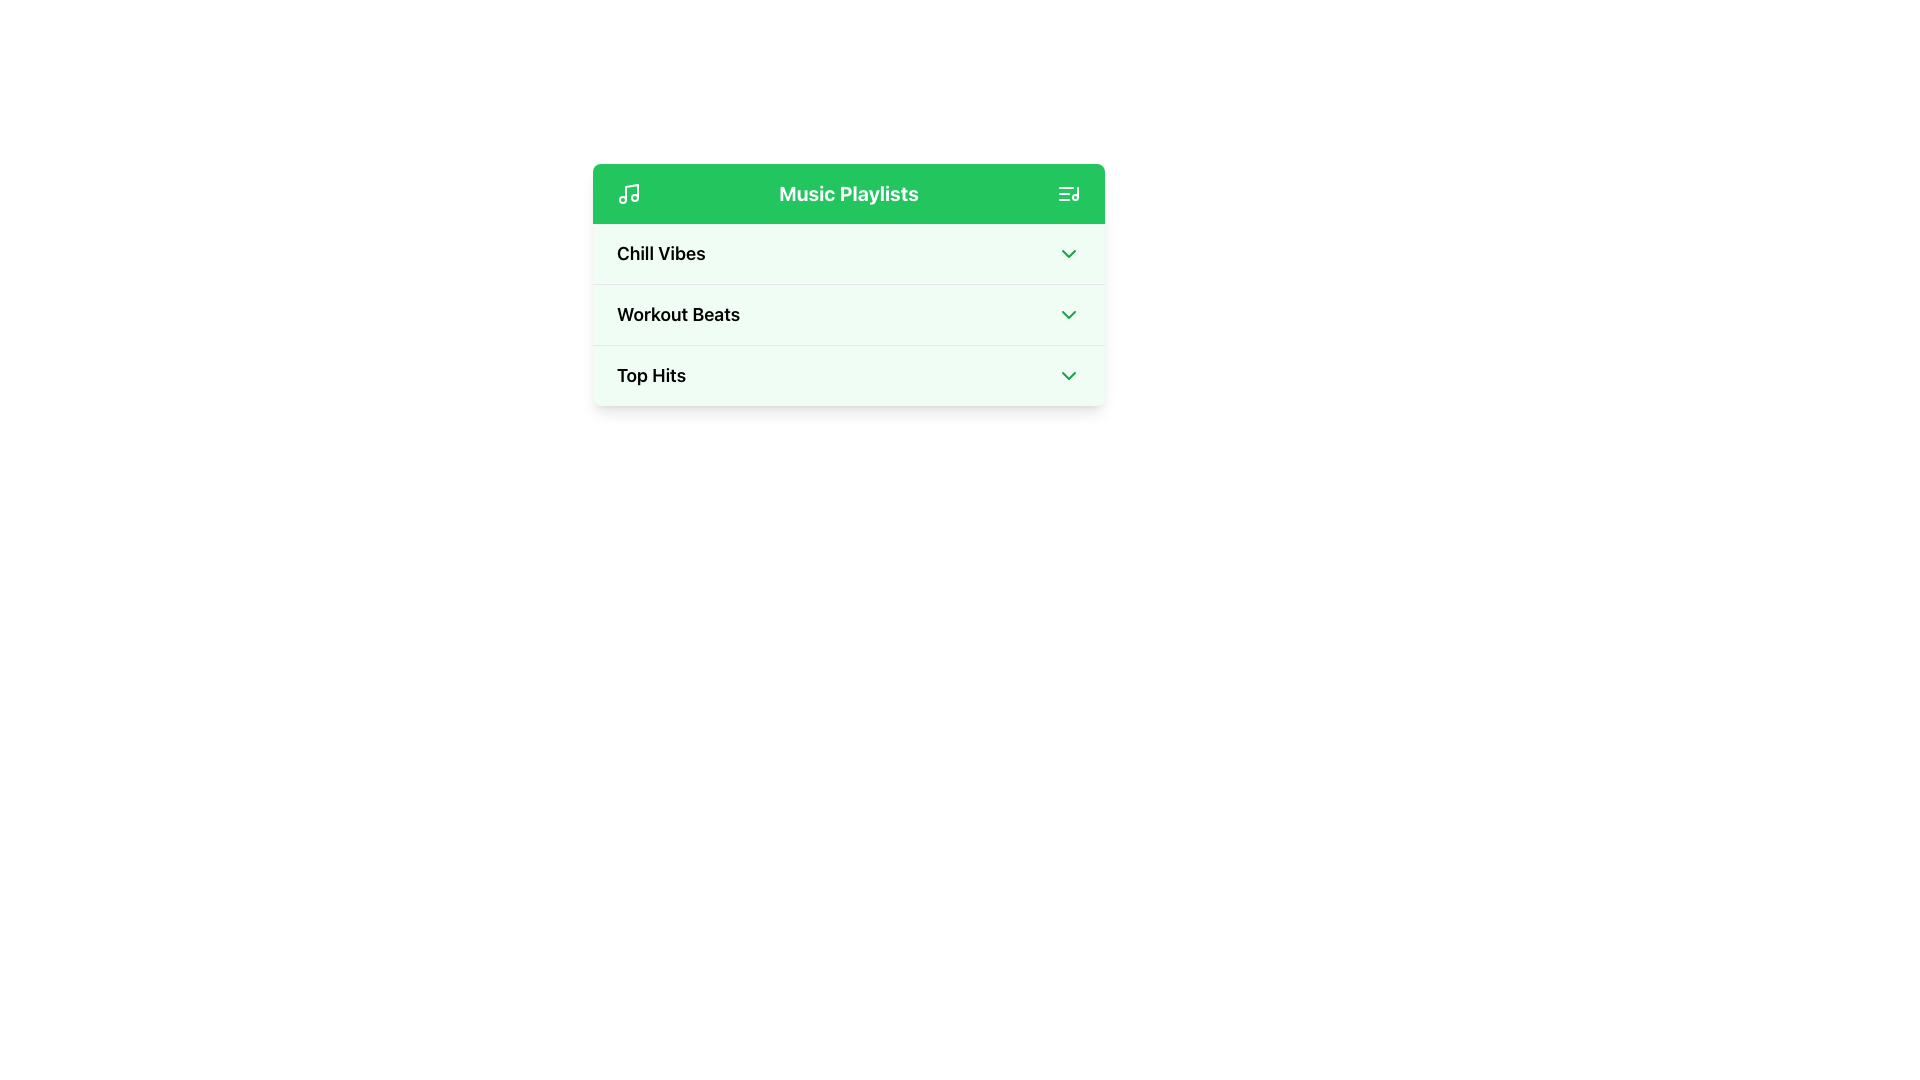  What do you see at coordinates (849, 253) in the screenshot?
I see `the list item labeled 'Chill Vibes'` at bounding box center [849, 253].